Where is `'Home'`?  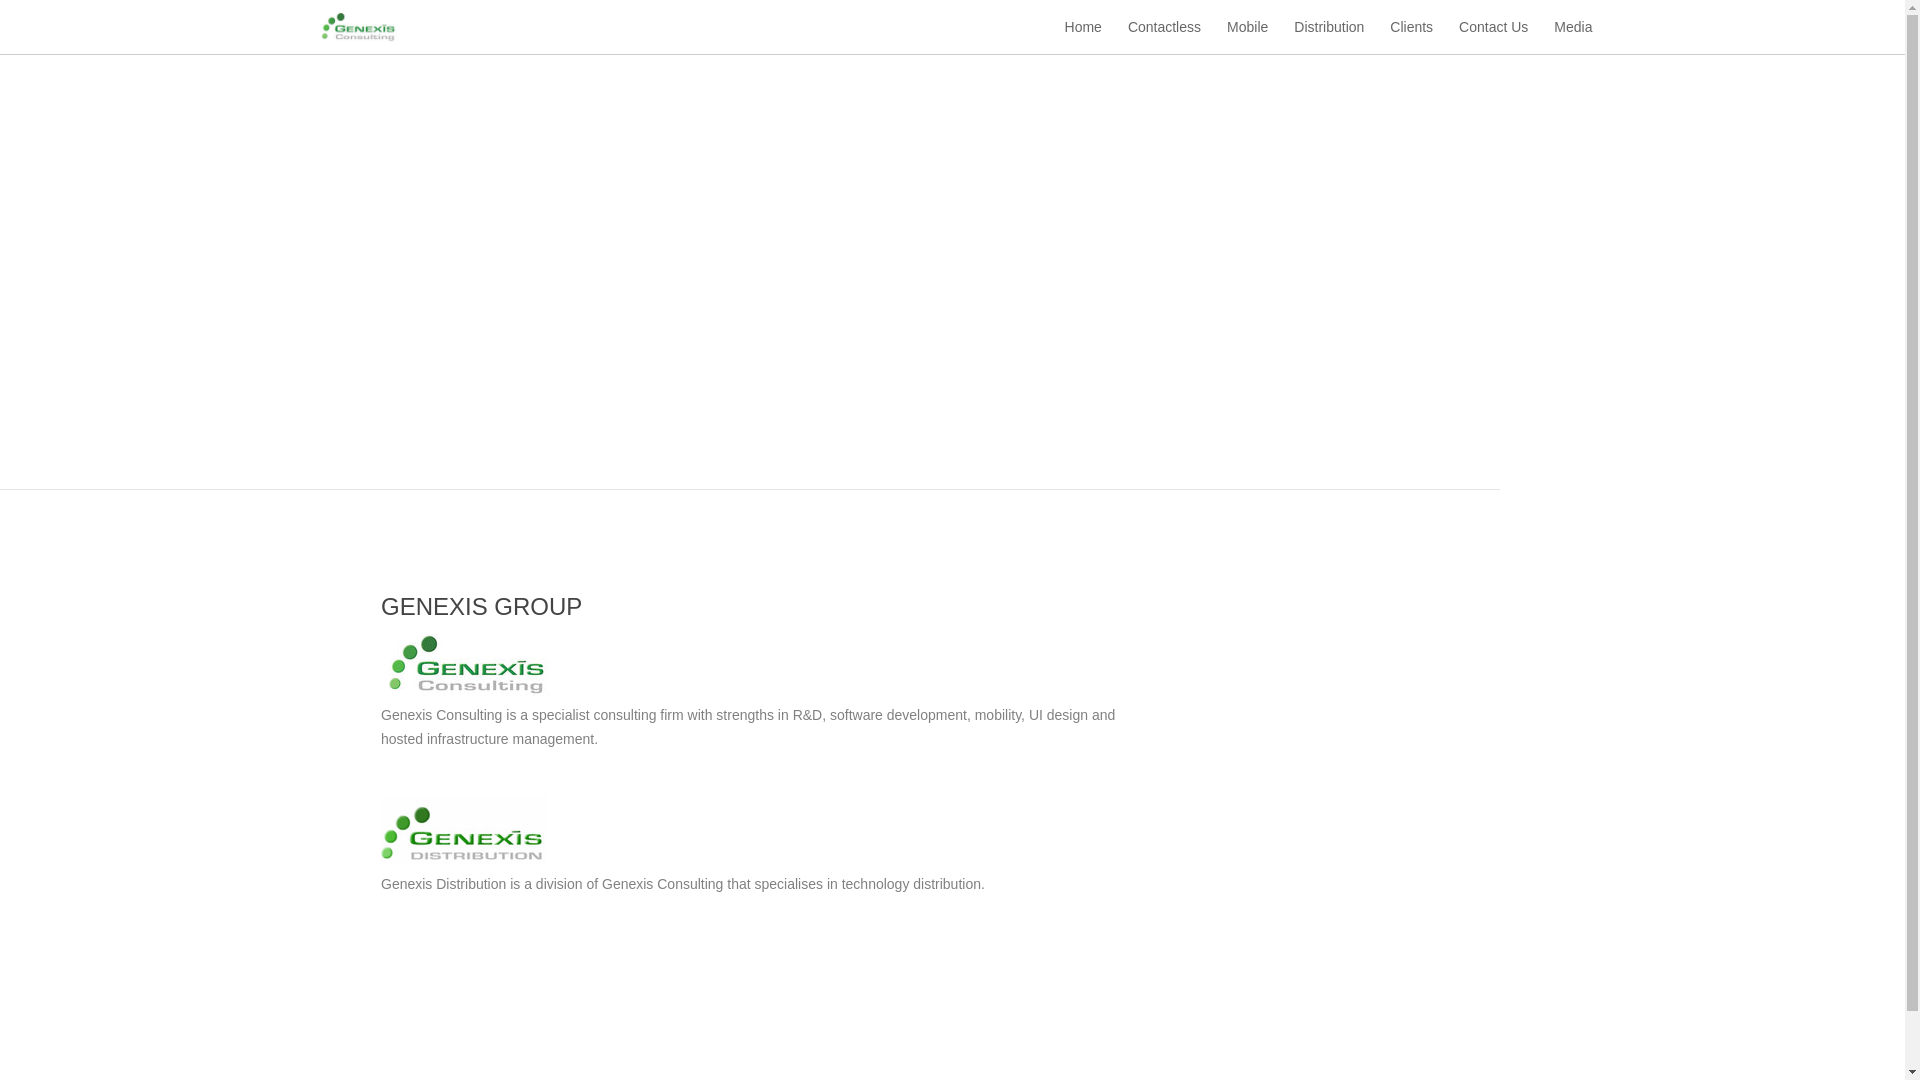 'Home' is located at coordinates (1082, 37).